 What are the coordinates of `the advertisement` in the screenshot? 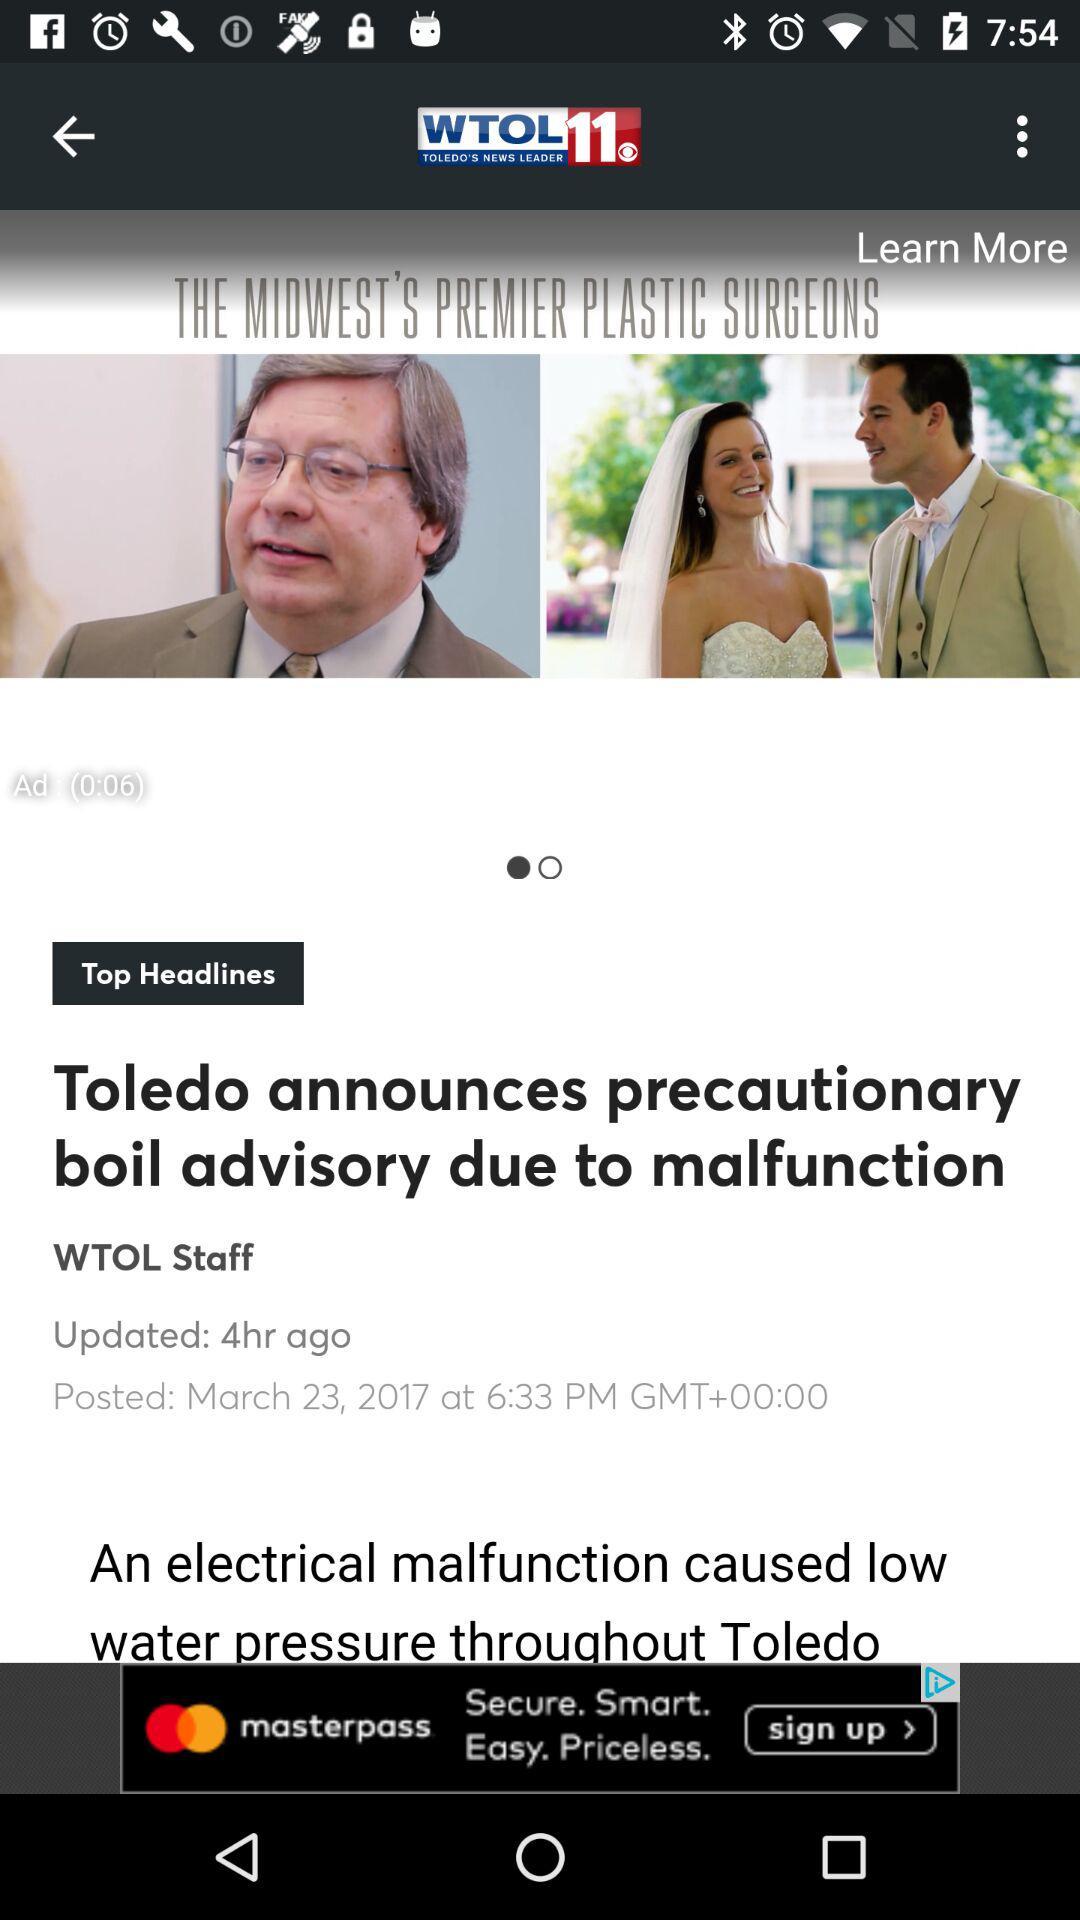 It's located at (540, 513).